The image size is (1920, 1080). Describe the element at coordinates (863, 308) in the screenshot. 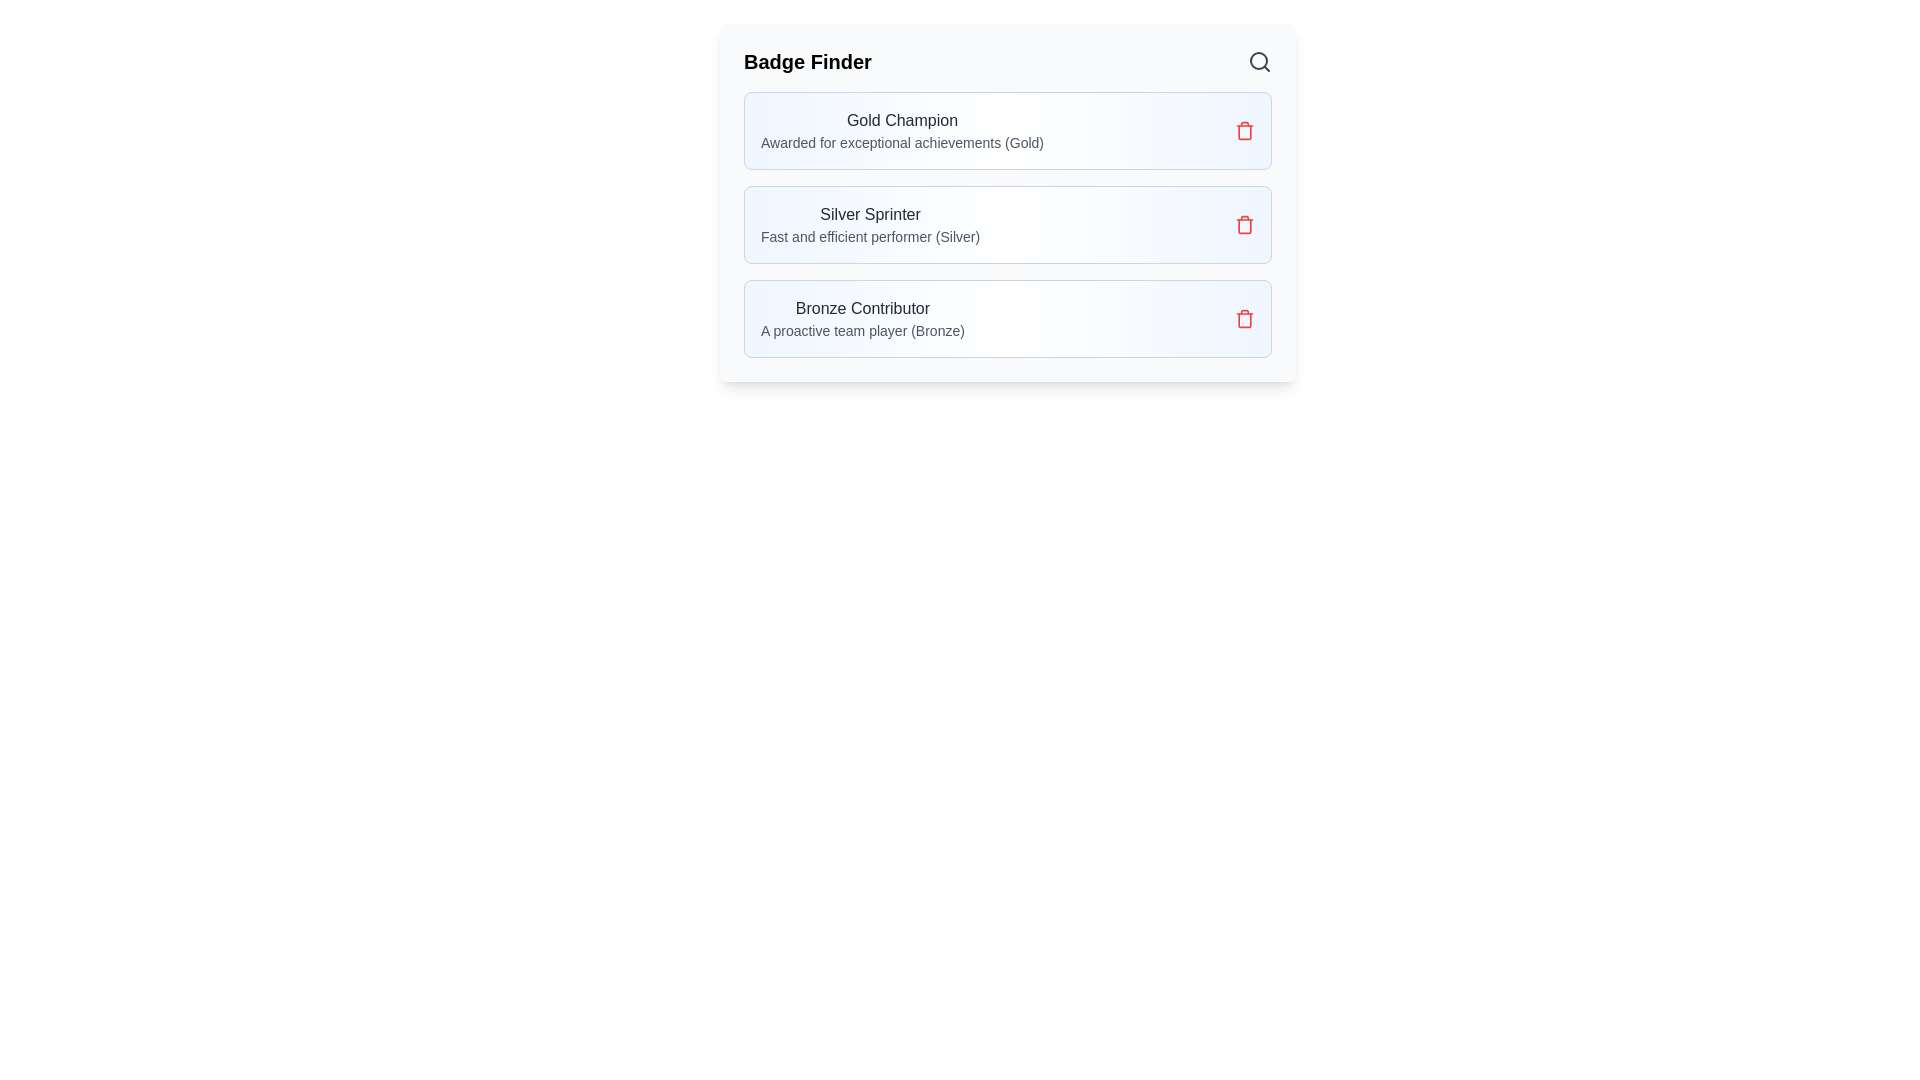

I see `the 'Bronze Contributor' text label, which is a bold, dark gray text element centrally aligned in the third card of a vertical list` at that location.